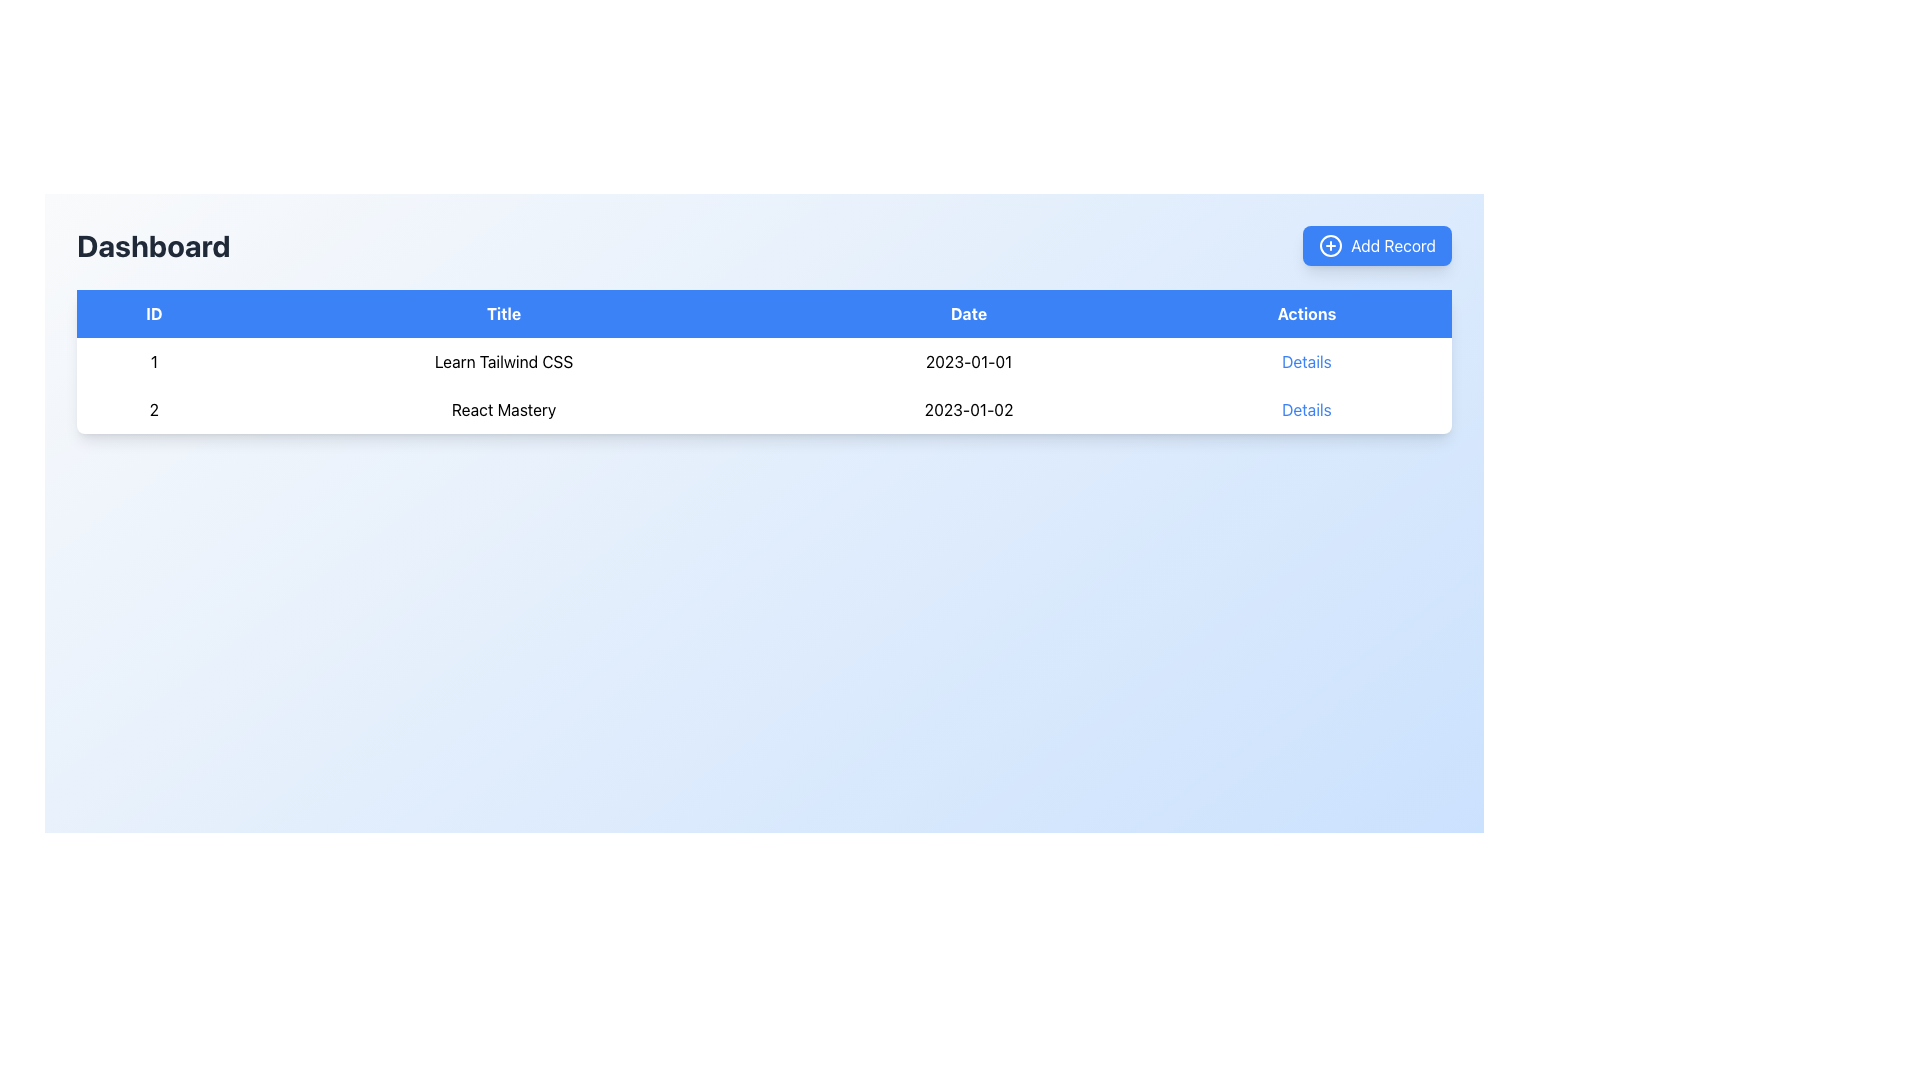  What do you see at coordinates (1306, 408) in the screenshot?
I see `the 'Details' hyperlink located in the 'Actions' column of the second row of the data table` at bounding box center [1306, 408].